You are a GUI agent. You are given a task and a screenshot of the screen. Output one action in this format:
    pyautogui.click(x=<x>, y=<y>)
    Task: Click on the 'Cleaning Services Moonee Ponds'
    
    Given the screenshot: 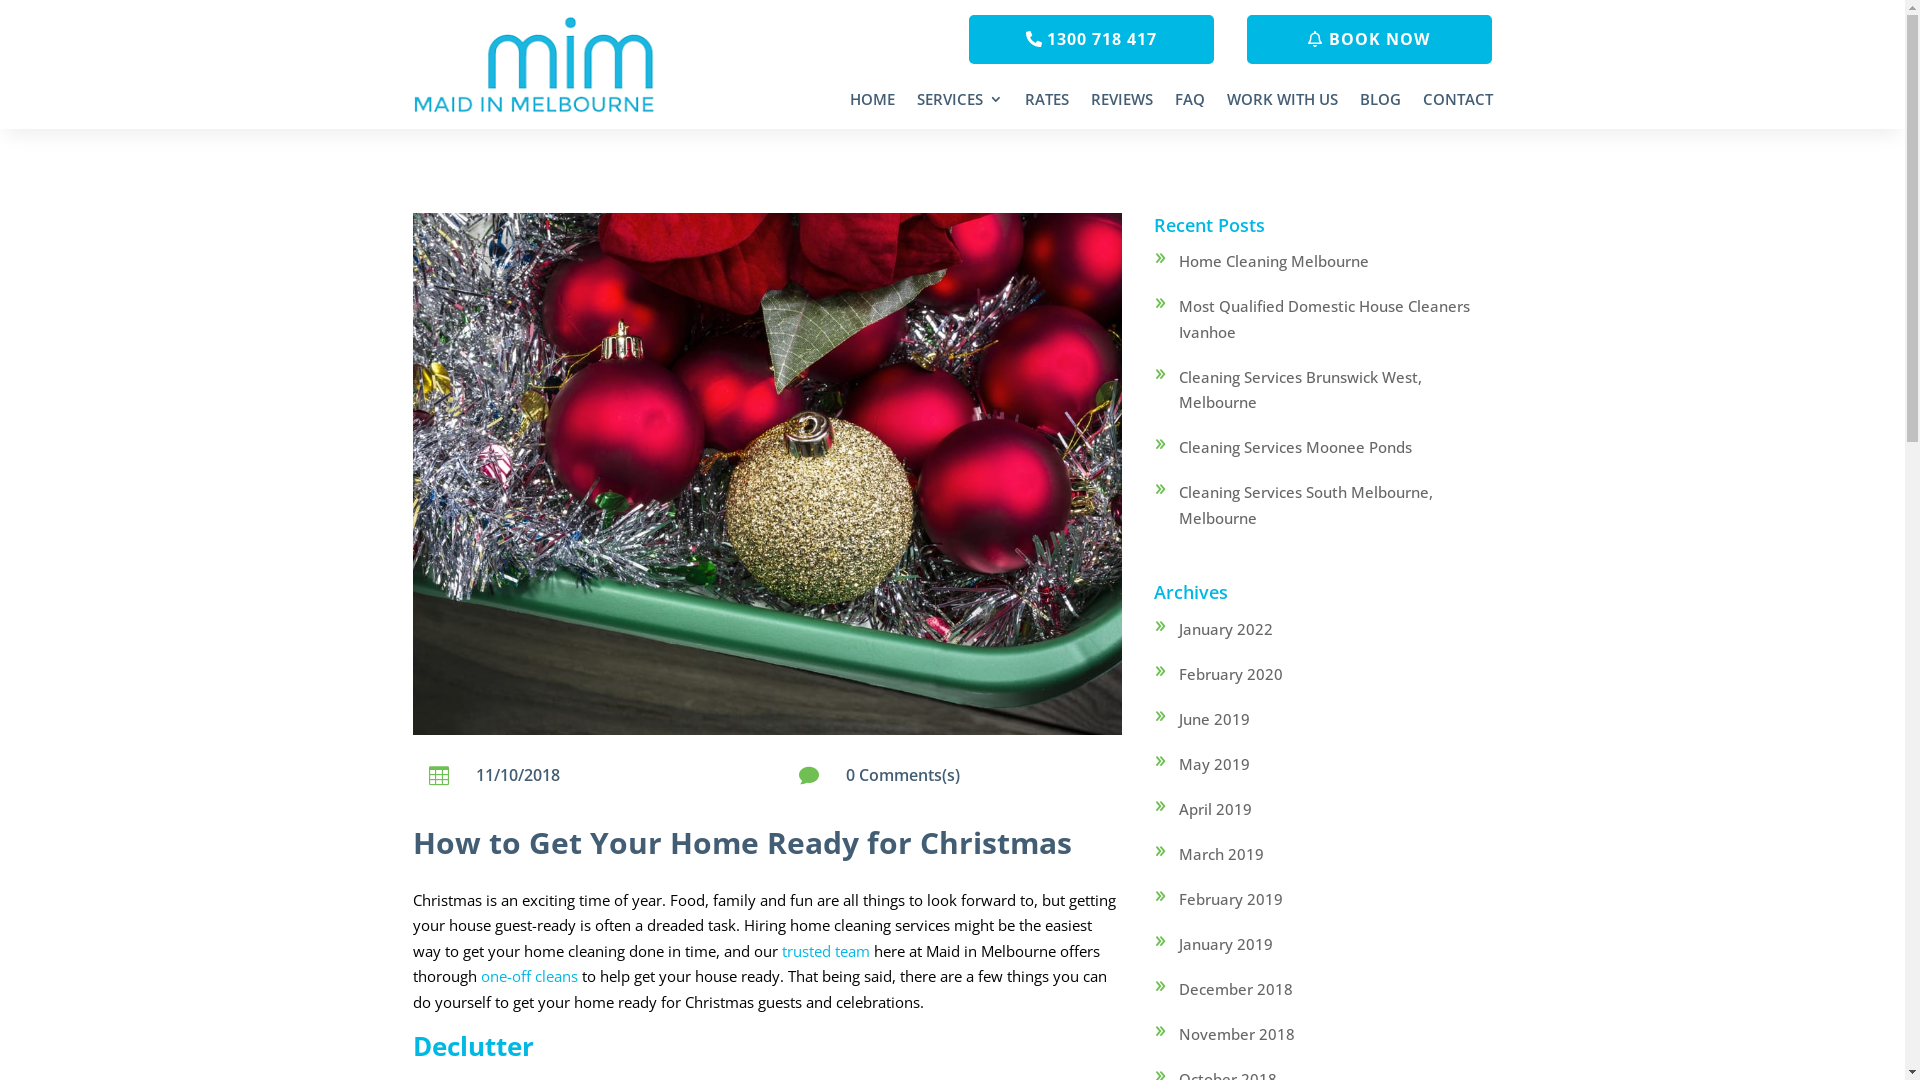 What is the action you would take?
    pyautogui.click(x=1295, y=446)
    